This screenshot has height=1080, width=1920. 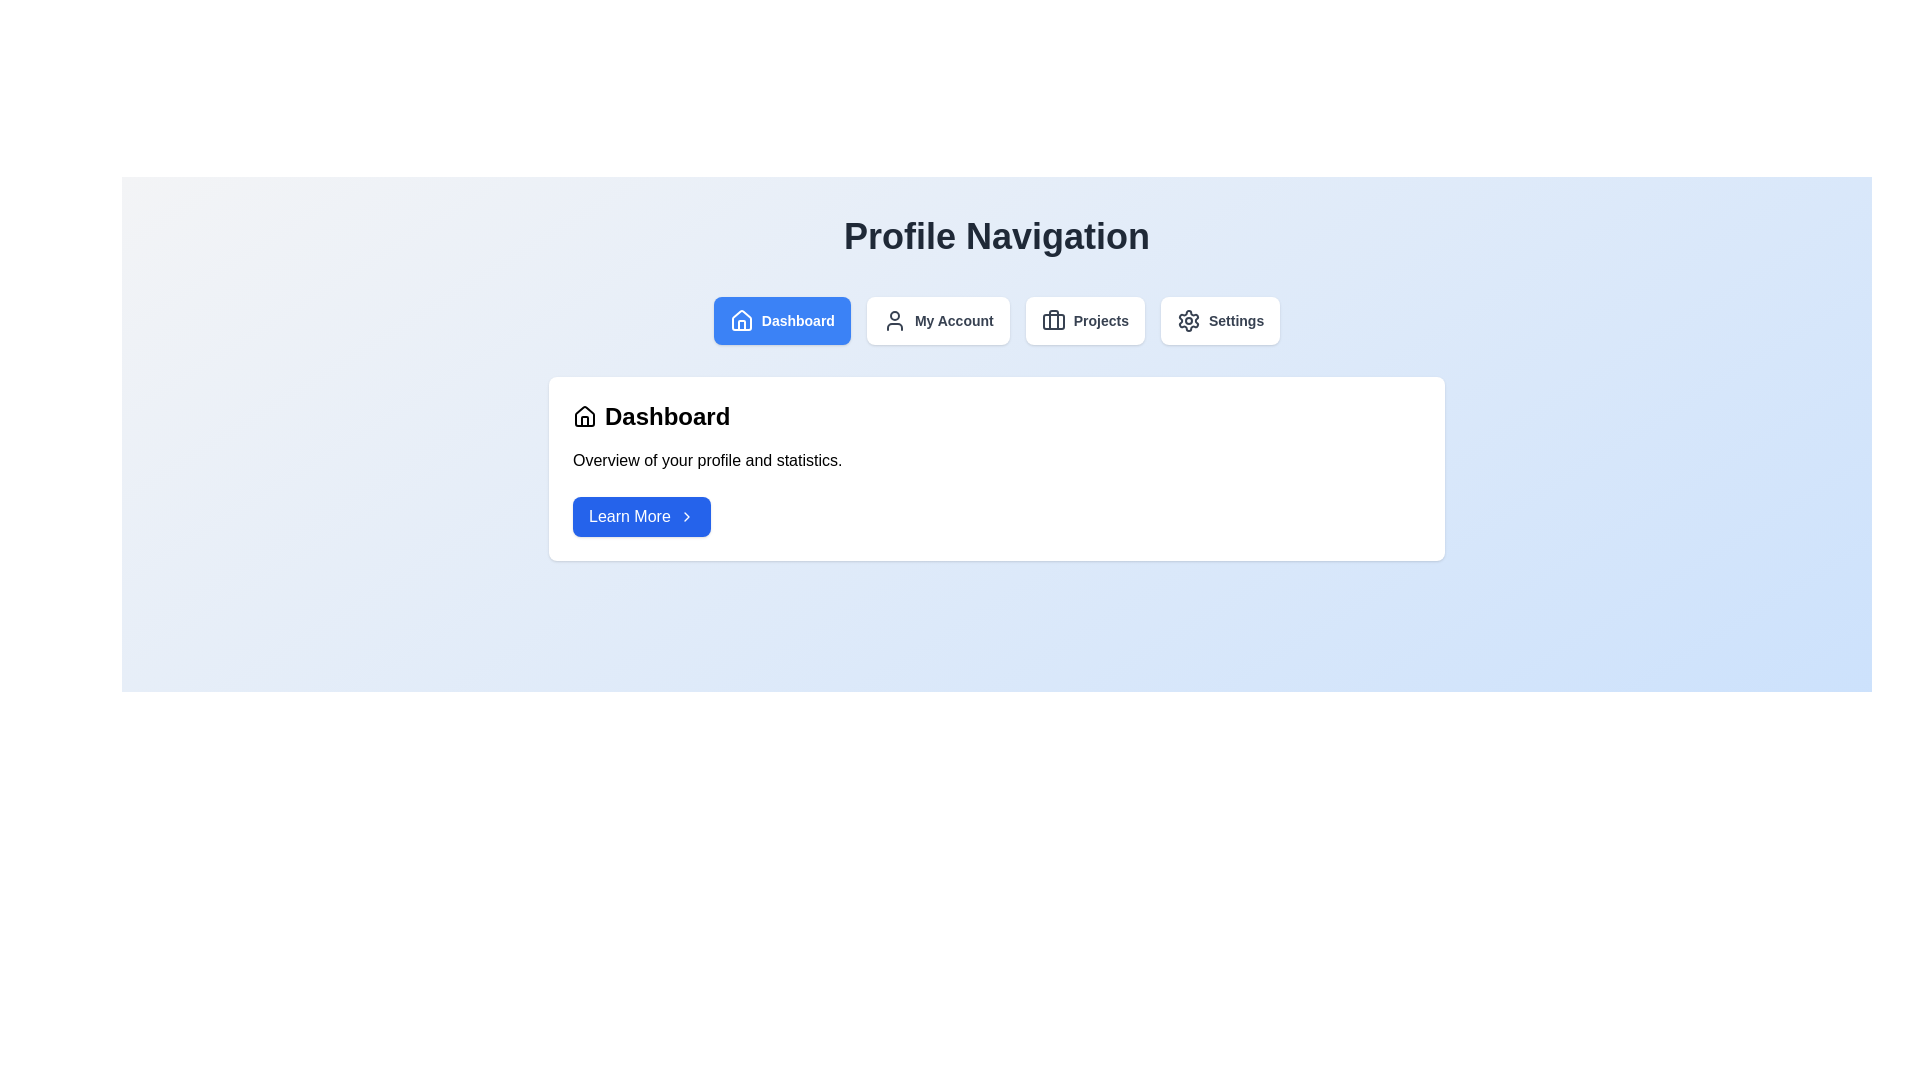 I want to click on the blue 'Learn More' button with rounded corners and a chevron icon located beneath the 'Overview of your profile and statistics.' text in the 'Dashboard' section, so click(x=641, y=515).